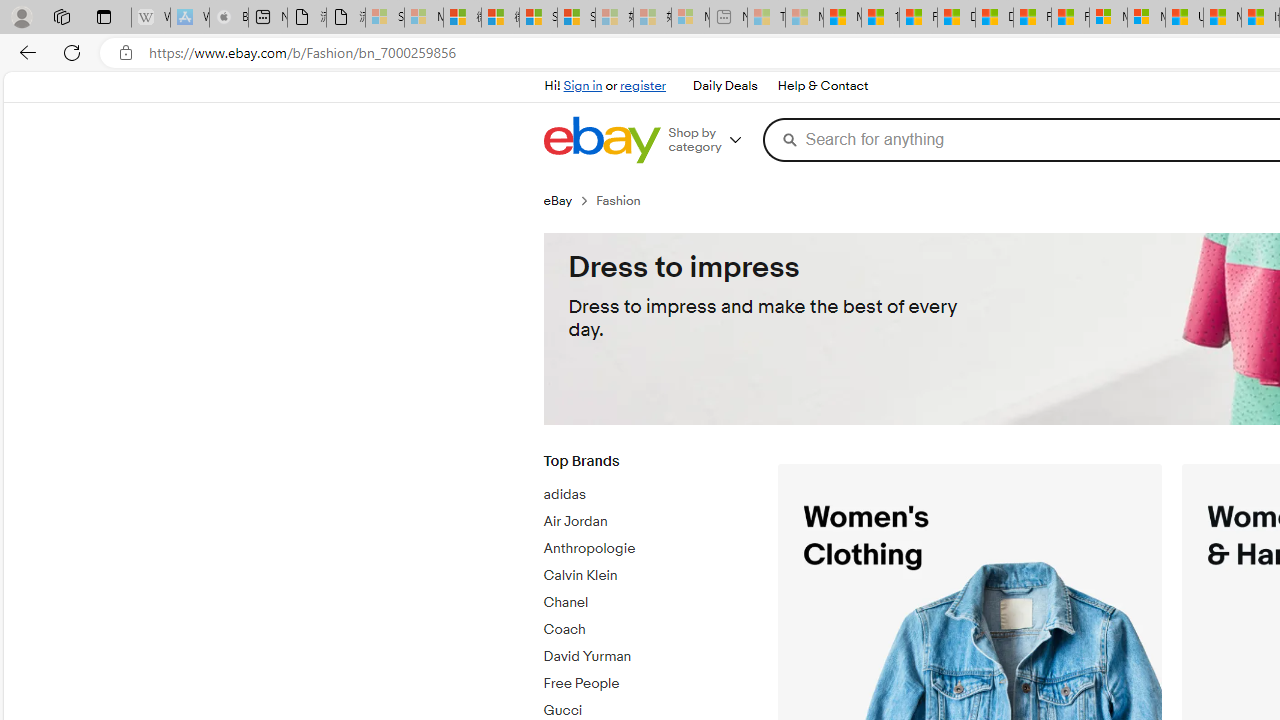 This screenshot has height=720, width=1280. What do you see at coordinates (385, 17) in the screenshot?
I see `'Sign in to your Microsoft account - Sleeping'` at bounding box center [385, 17].